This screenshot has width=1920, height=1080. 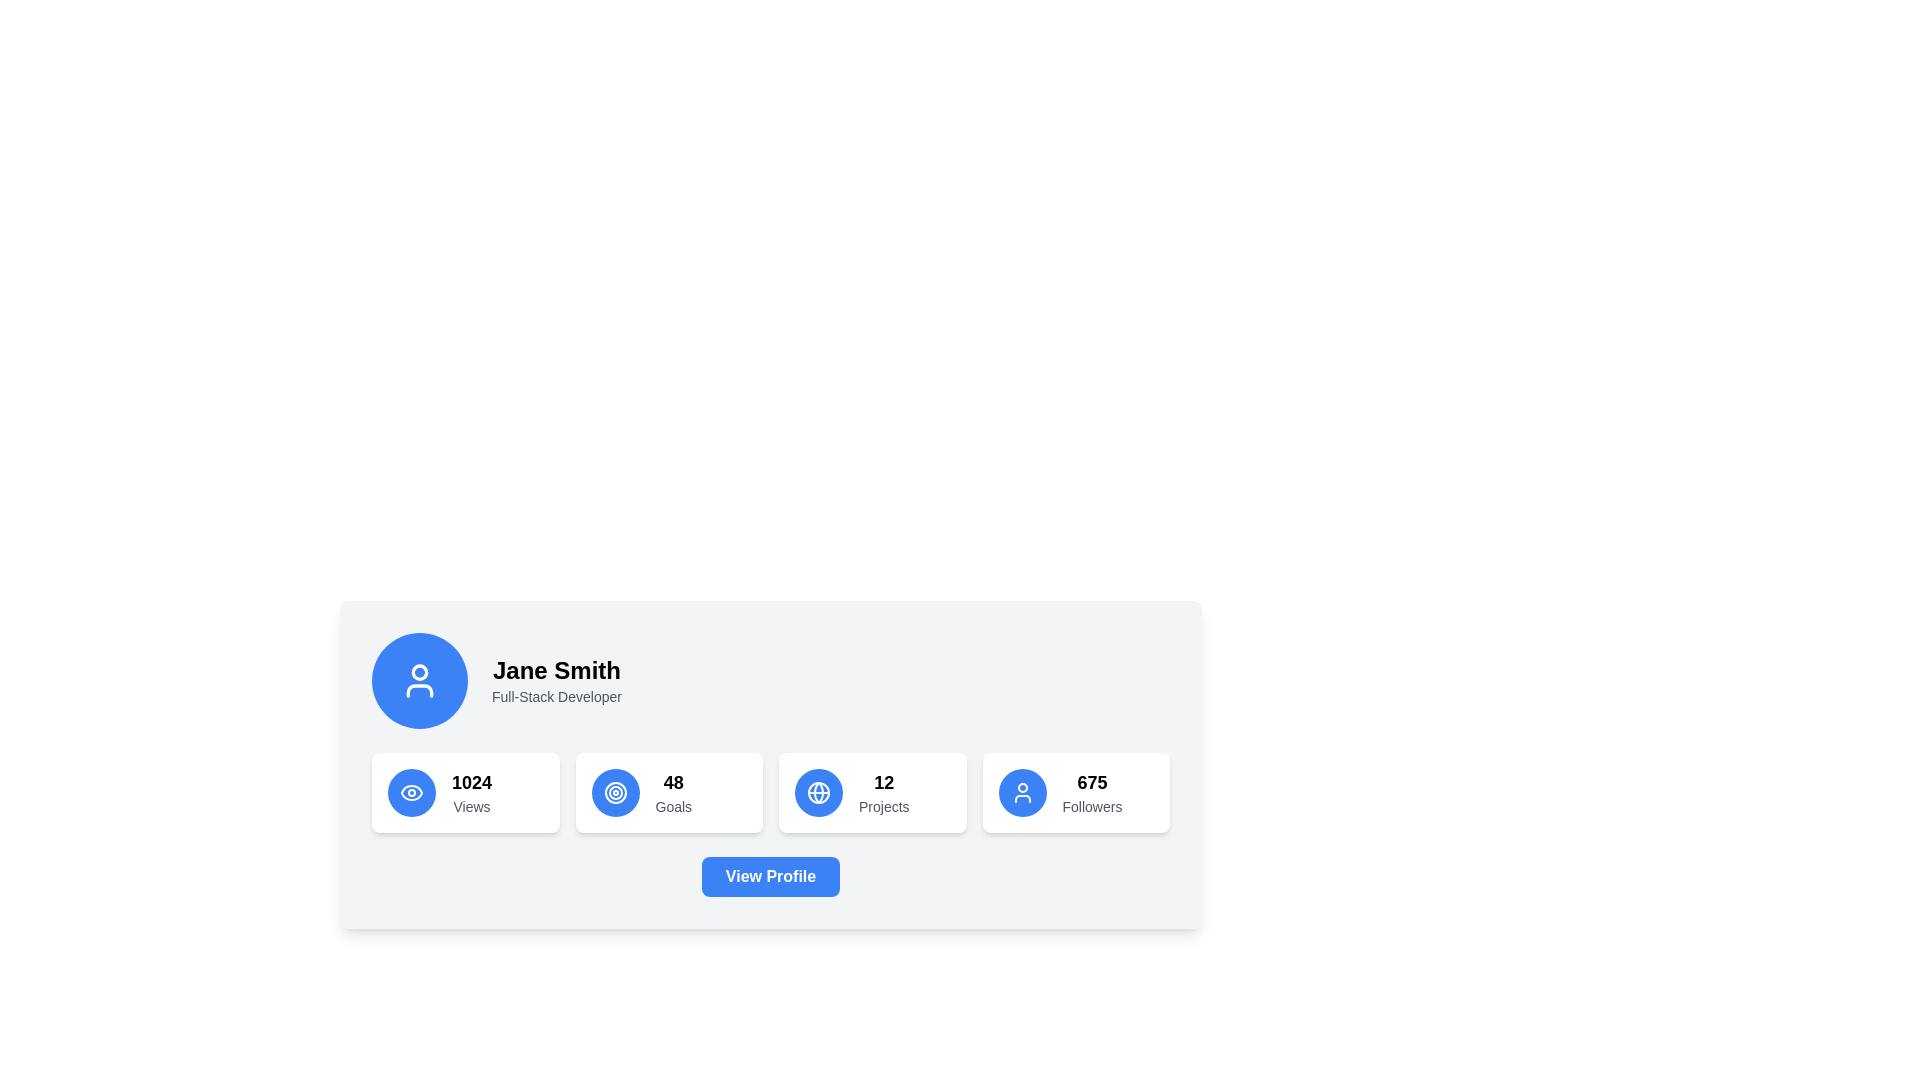 I want to click on the 'Views' icon located to the left of the numerical text '1024 Views' in the Views section, so click(x=411, y=792).